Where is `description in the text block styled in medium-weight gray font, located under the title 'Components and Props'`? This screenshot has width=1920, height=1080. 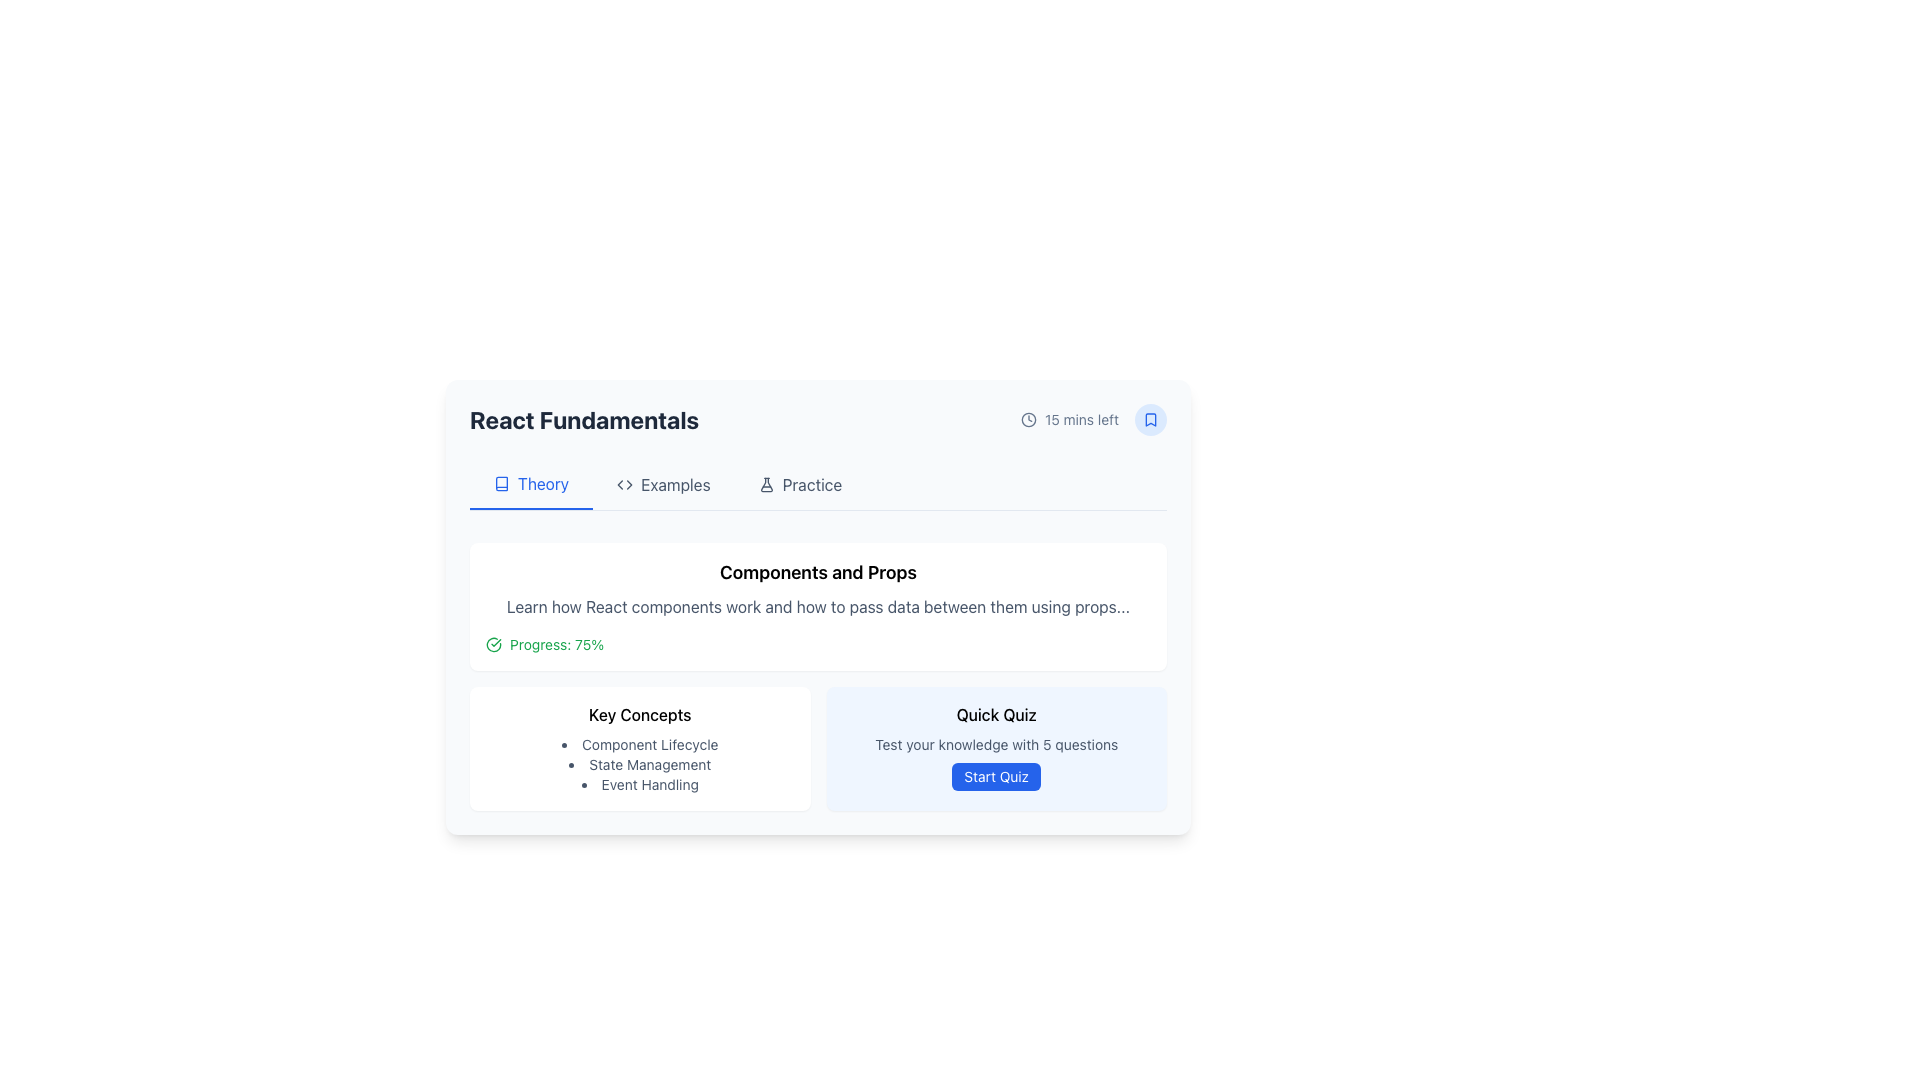
description in the text block styled in medium-weight gray font, located under the title 'Components and Props' is located at coordinates (818, 605).